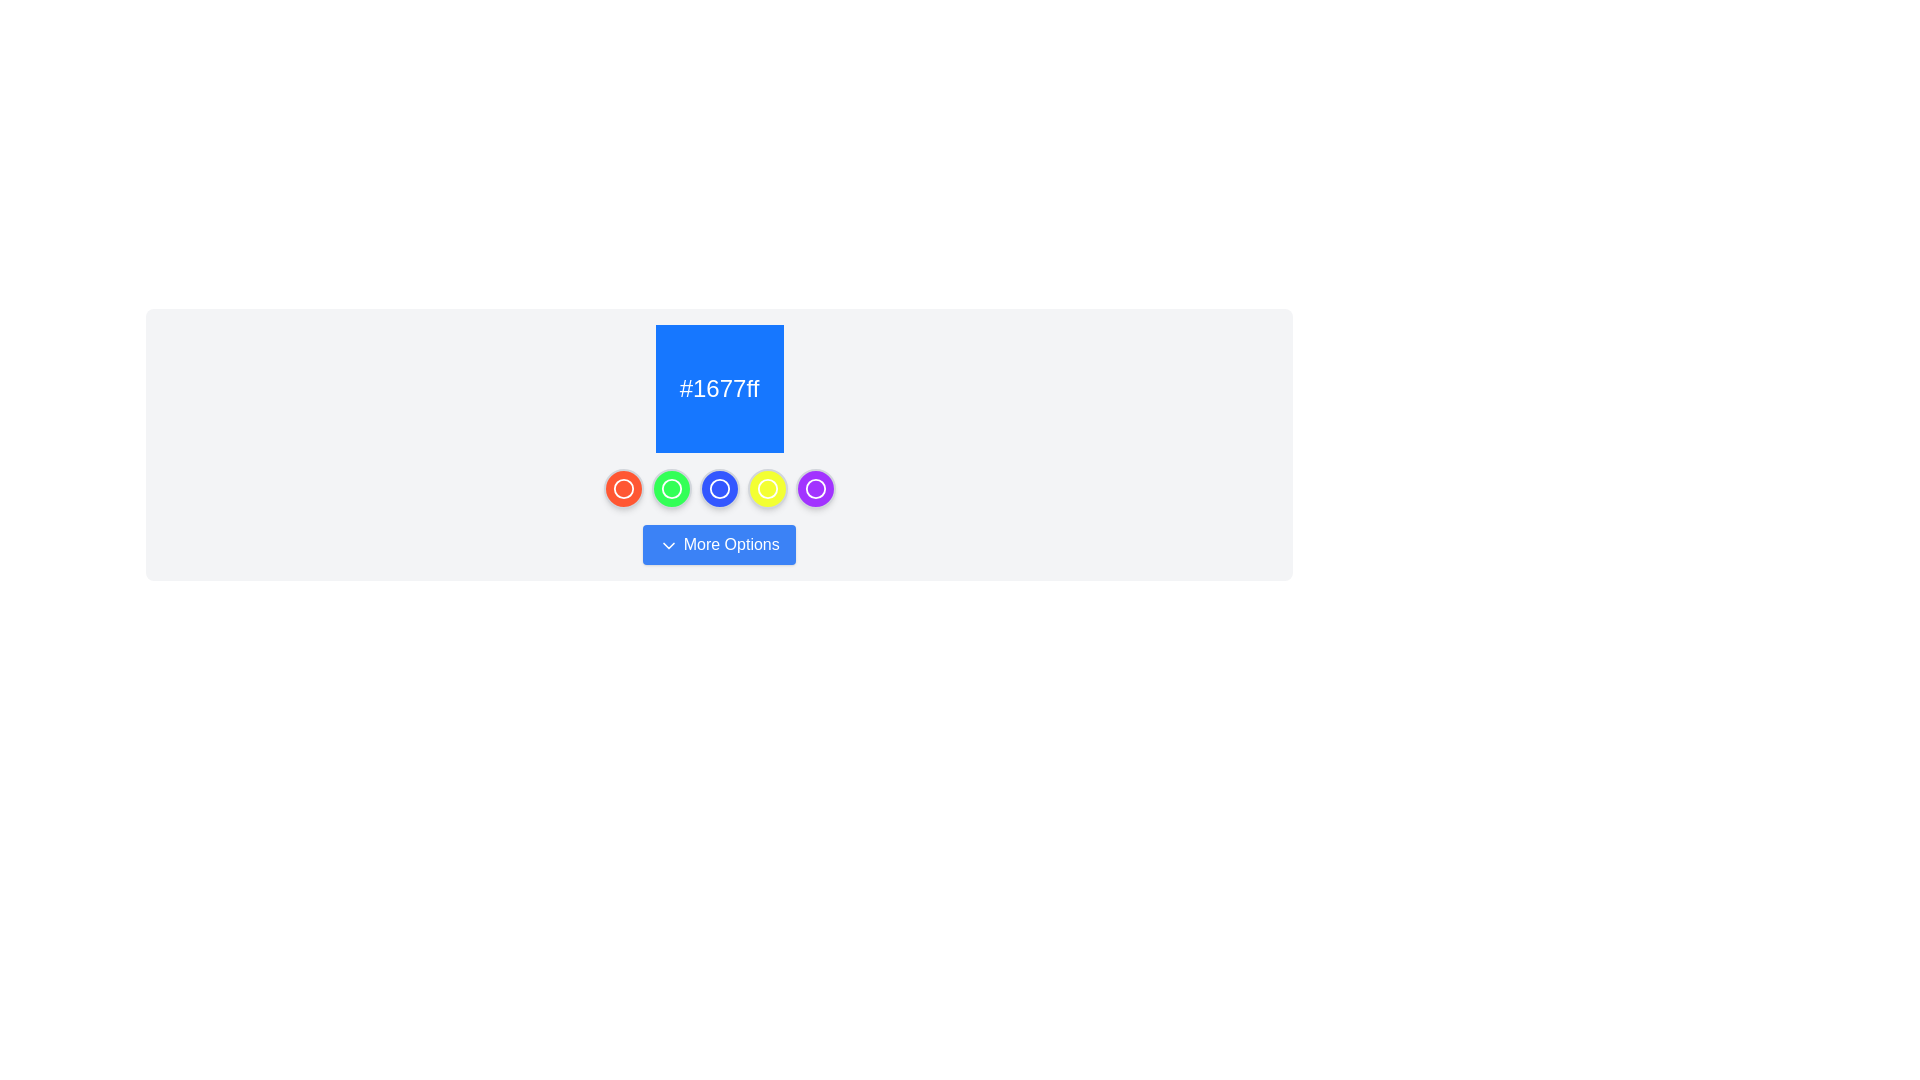 This screenshot has height=1080, width=1920. What do you see at coordinates (719, 489) in the screenshot?
I see `the white outlined circle icon button on a blue circular background, which is the second button from the left among four similar buttons located beneath the blue rectangle labeled '#1677ff'` at bounding box center [719, 489].